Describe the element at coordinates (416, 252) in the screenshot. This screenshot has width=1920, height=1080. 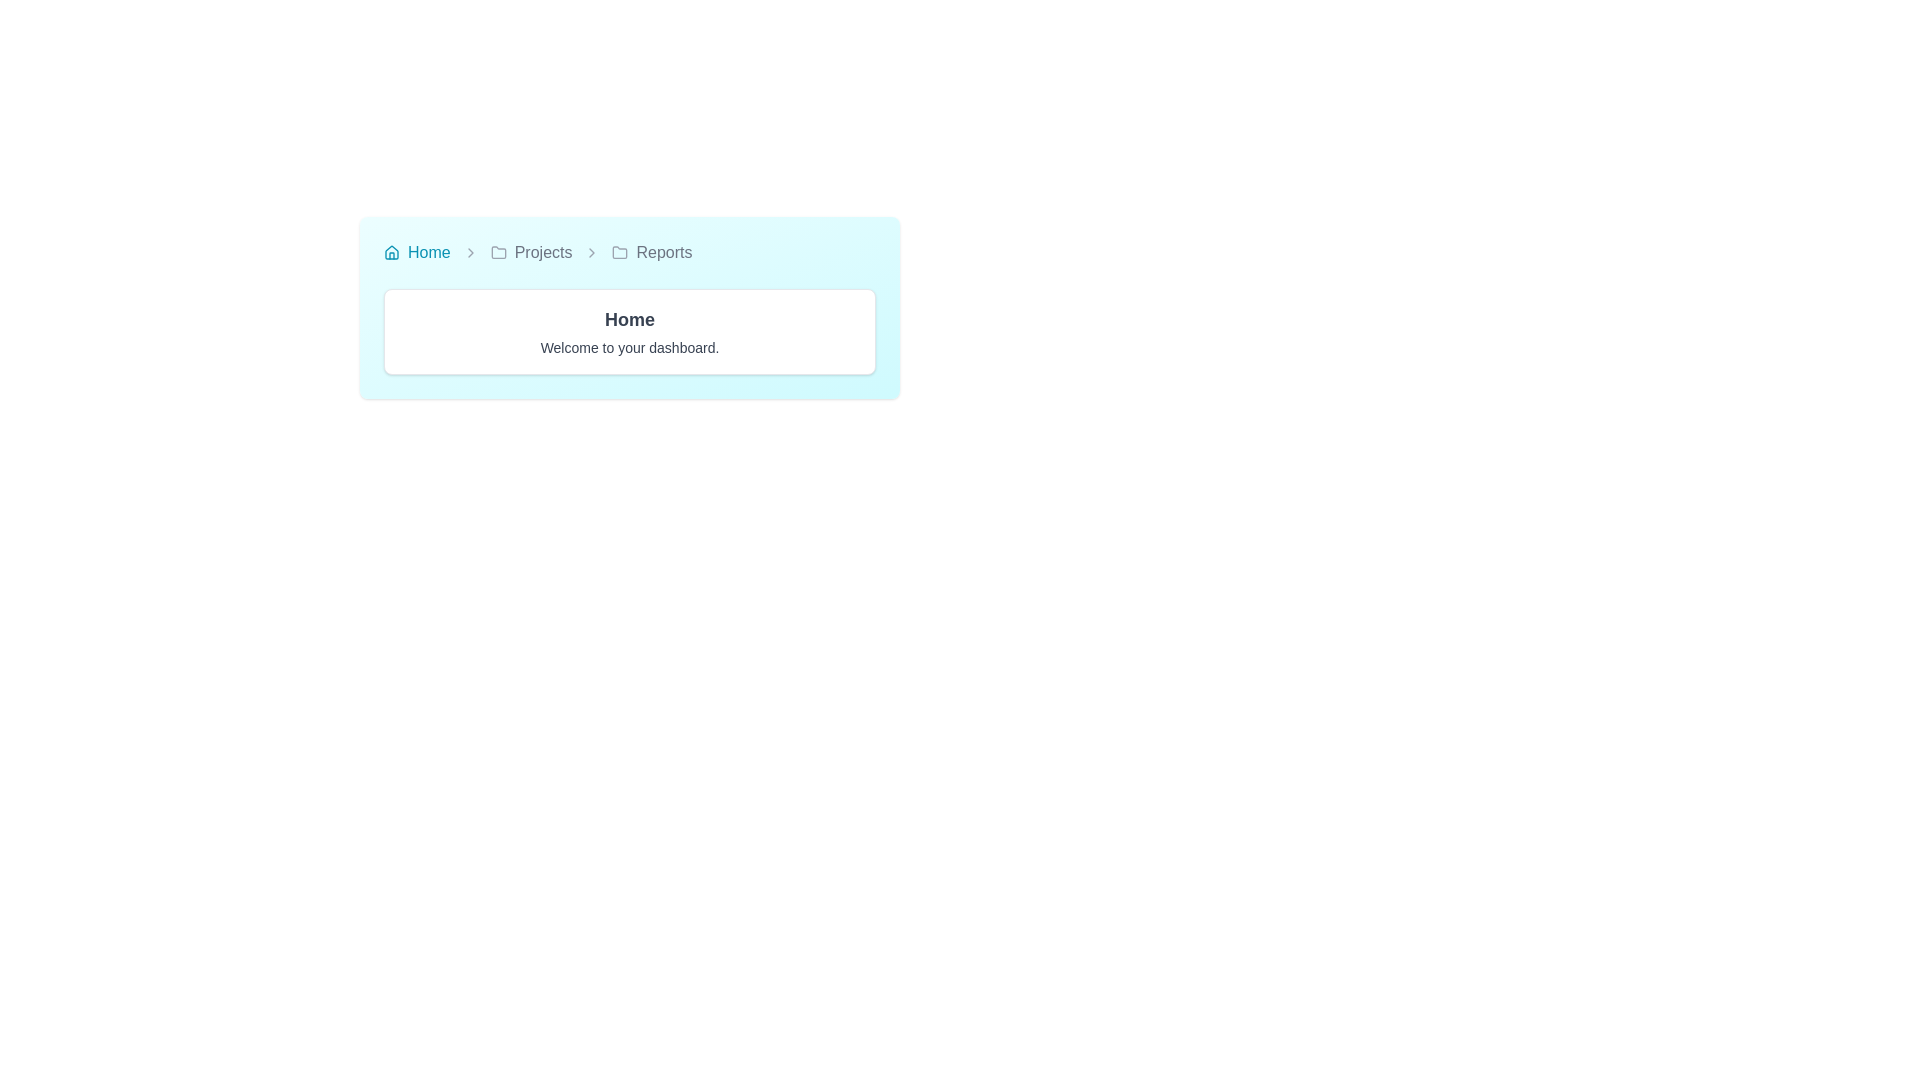
I see `the 'Home' breadcrumb navigation item, which displays a house icon in cyan color` at that location.